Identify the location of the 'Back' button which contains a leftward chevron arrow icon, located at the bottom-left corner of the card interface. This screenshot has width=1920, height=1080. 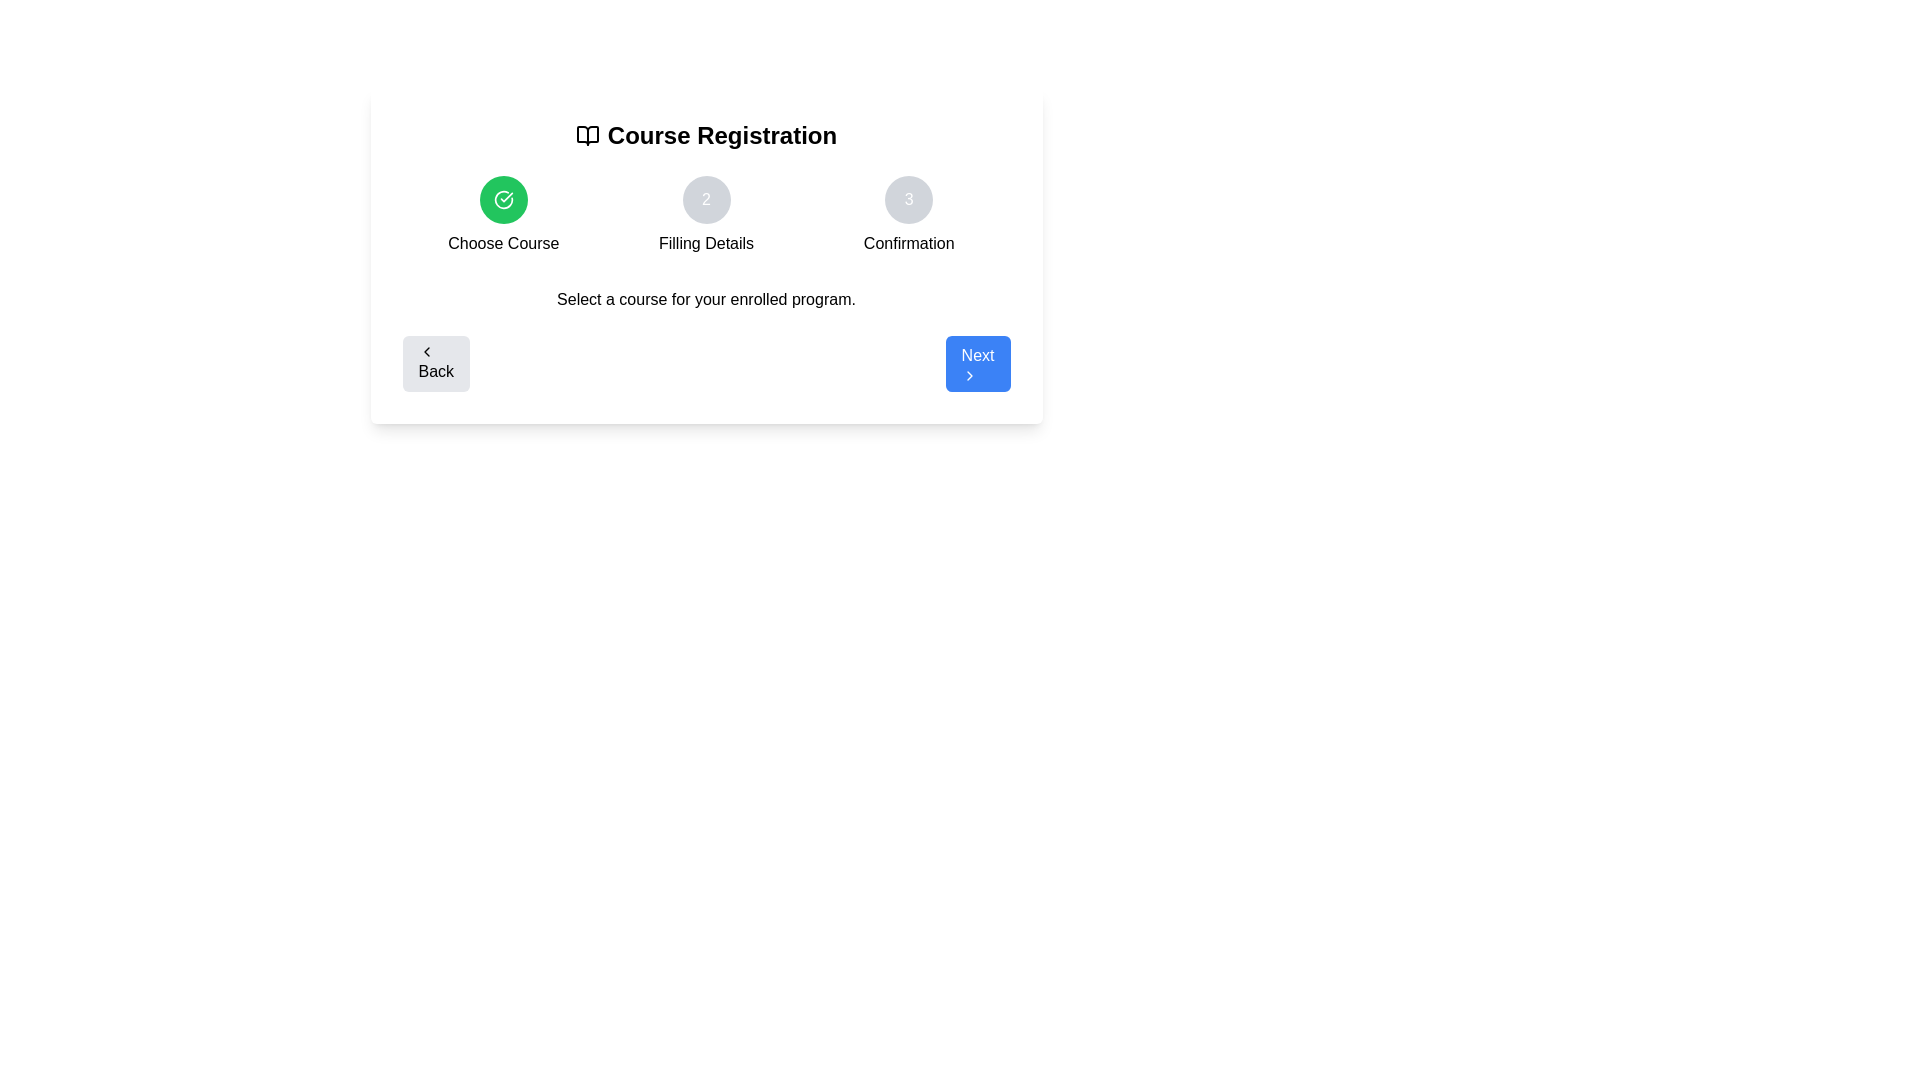
(425, 350).